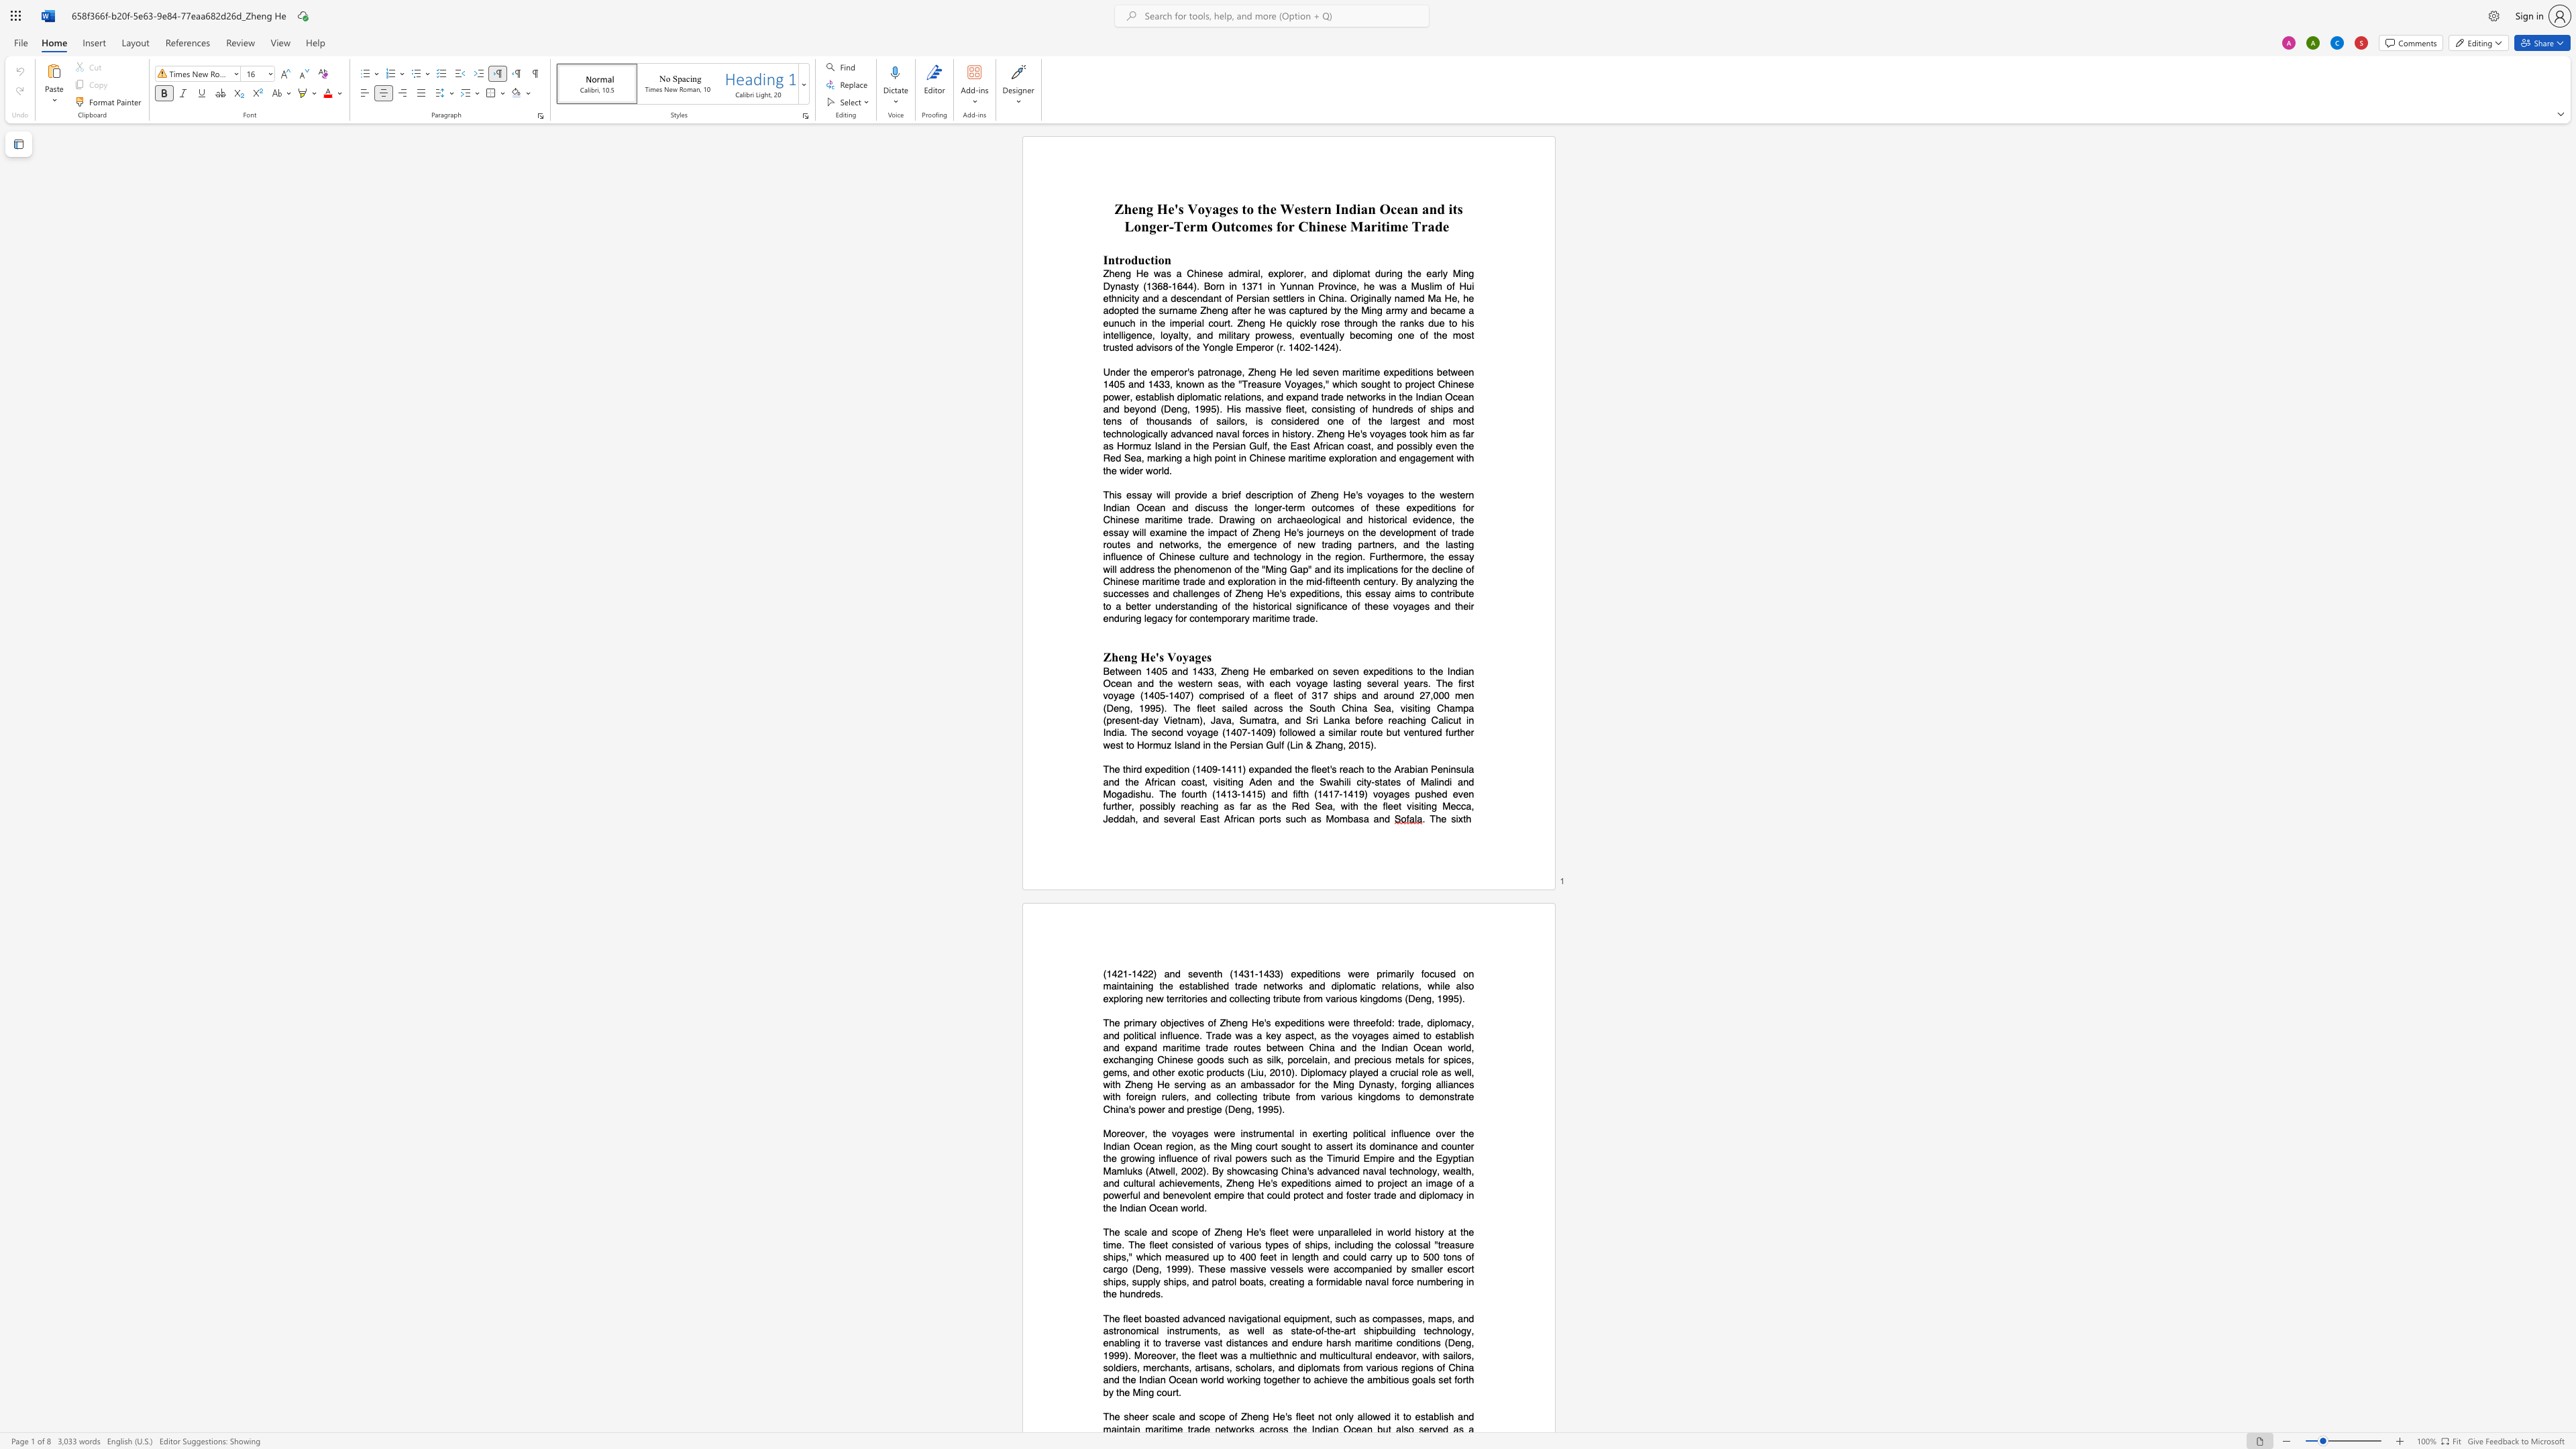  Describe the element at coordinates (1208, 1194) in the screenshot. I see `the subset text "t empire that could protect and foster trade and diplom" within the text "China"` at that location.